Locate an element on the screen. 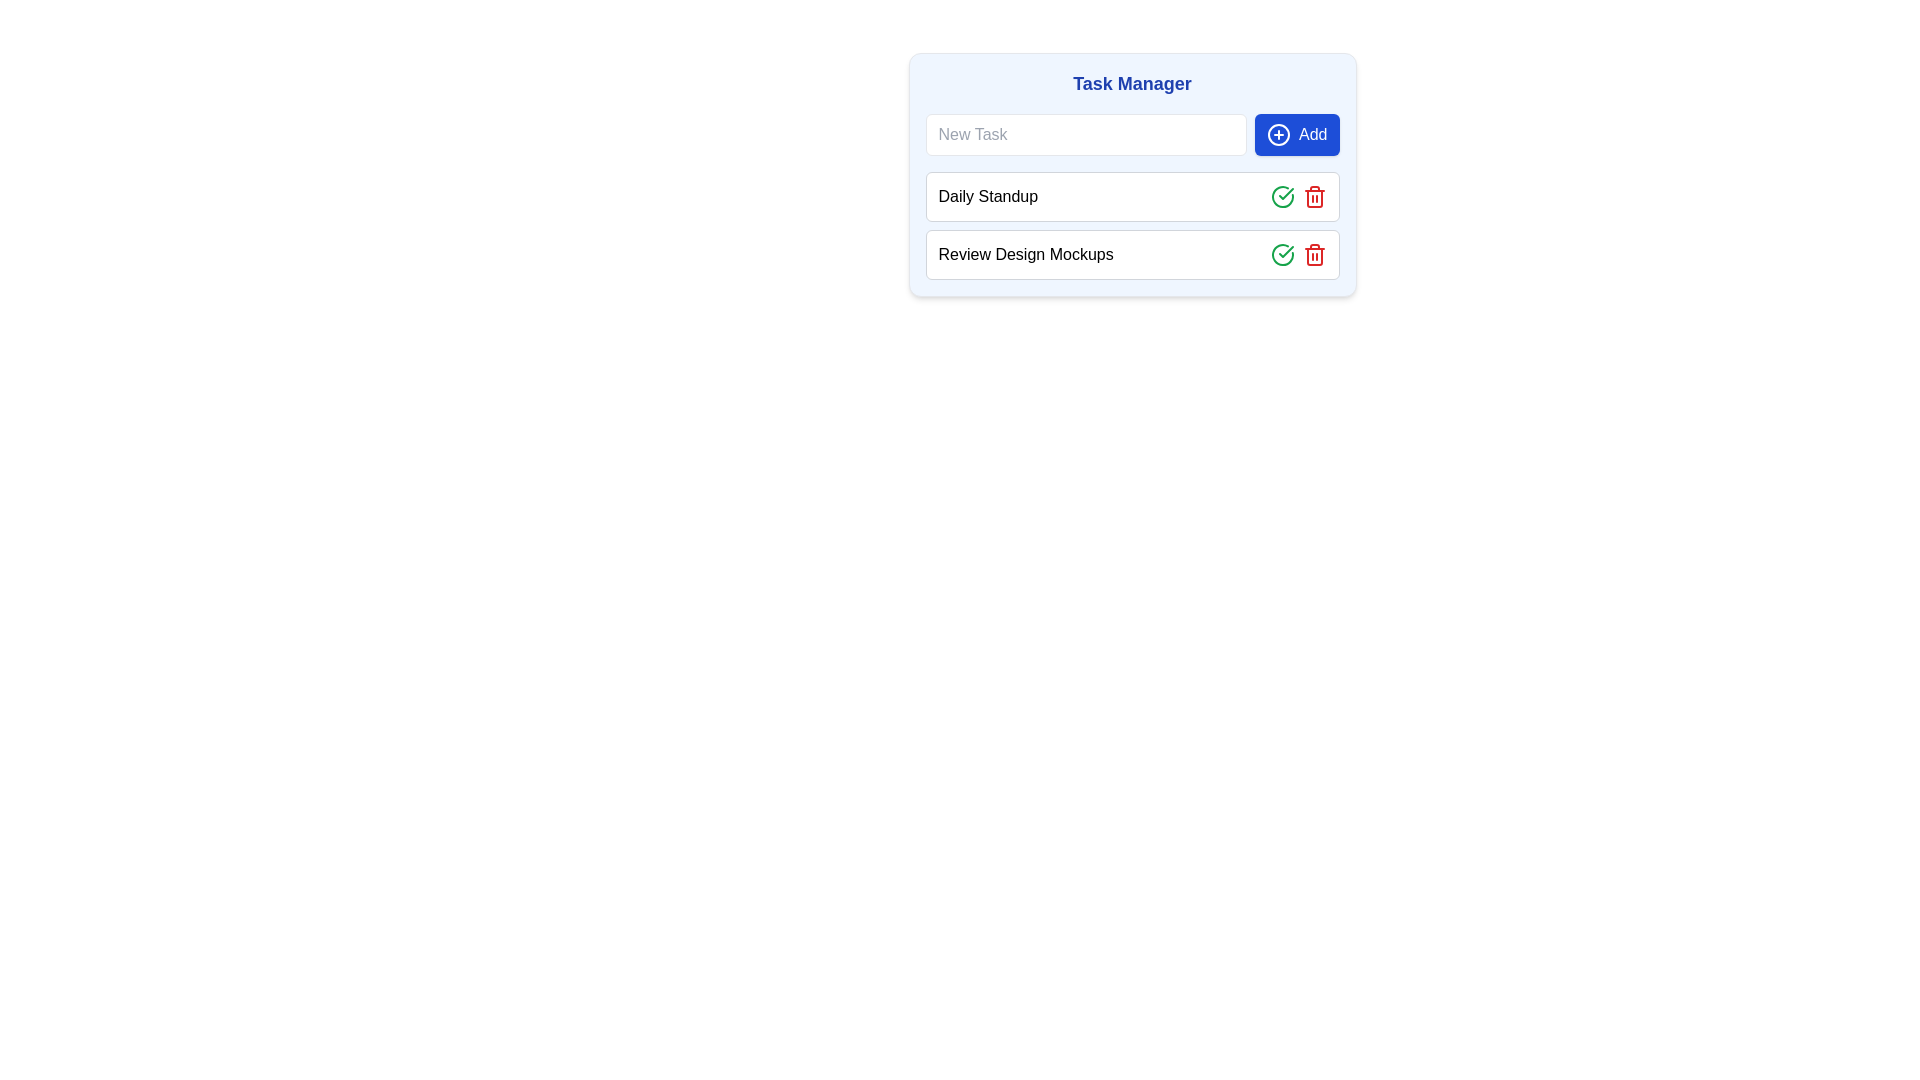 Image resolution: width=1920 pixels, height=1080 pixels. the red-colored trash bin icon located on the right side of the second row in the list of tasks is located at coordinates (1314, 253).